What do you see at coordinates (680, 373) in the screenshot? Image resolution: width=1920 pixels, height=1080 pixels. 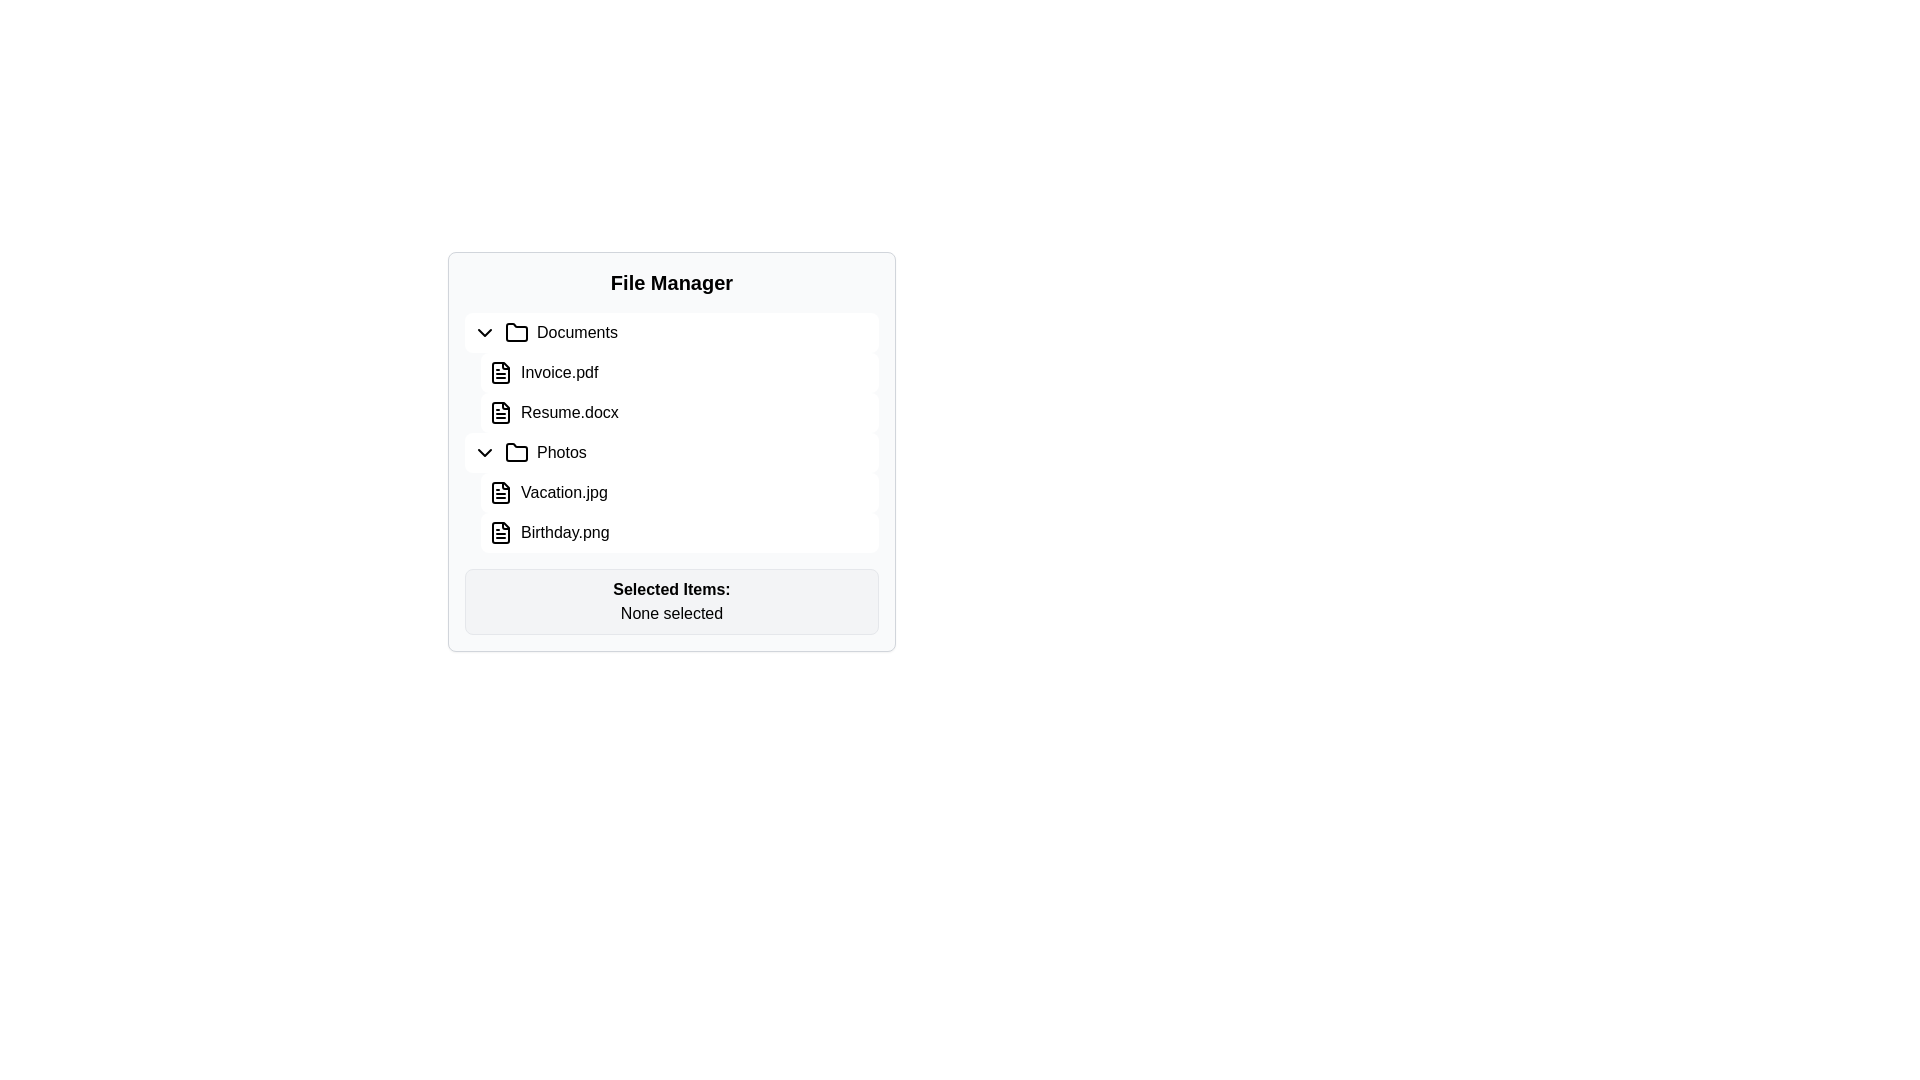 I see `the second file entry row under the 'Documents' group in the file management interface` at bounding box center [680, 373].